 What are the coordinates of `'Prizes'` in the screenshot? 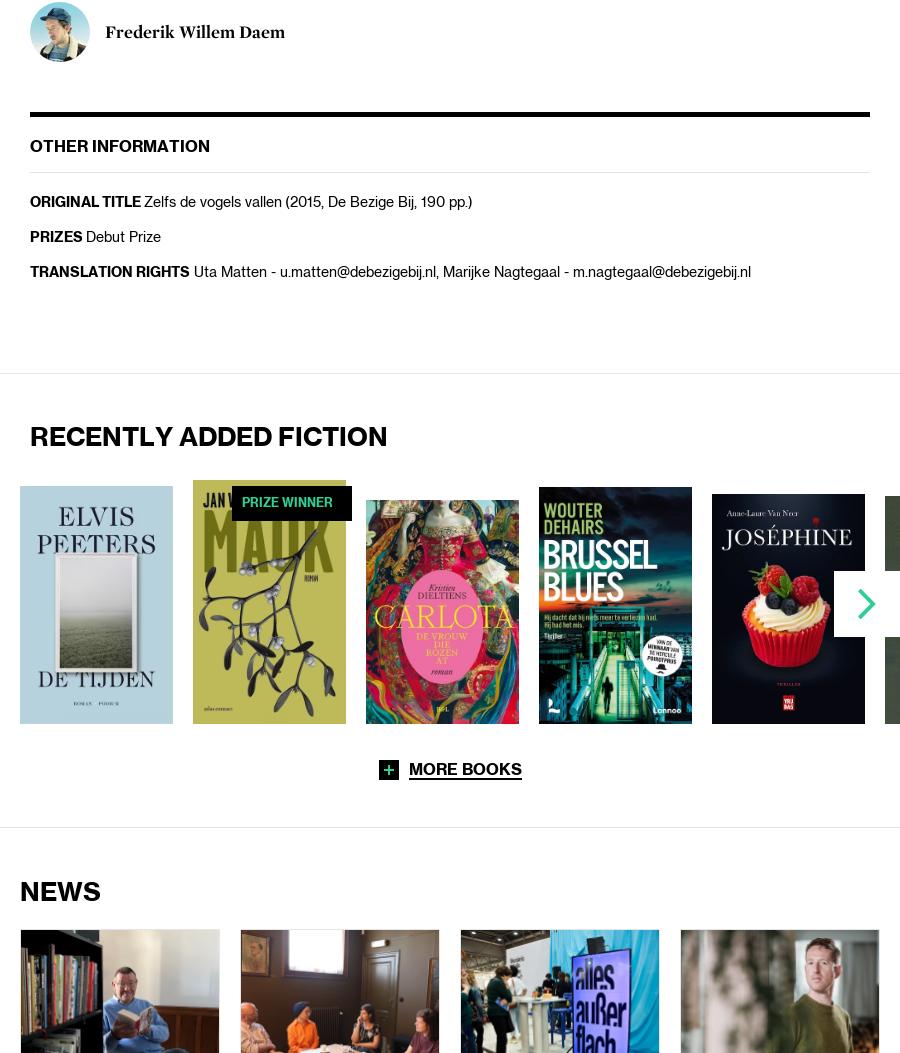 It's located at (56, 237).